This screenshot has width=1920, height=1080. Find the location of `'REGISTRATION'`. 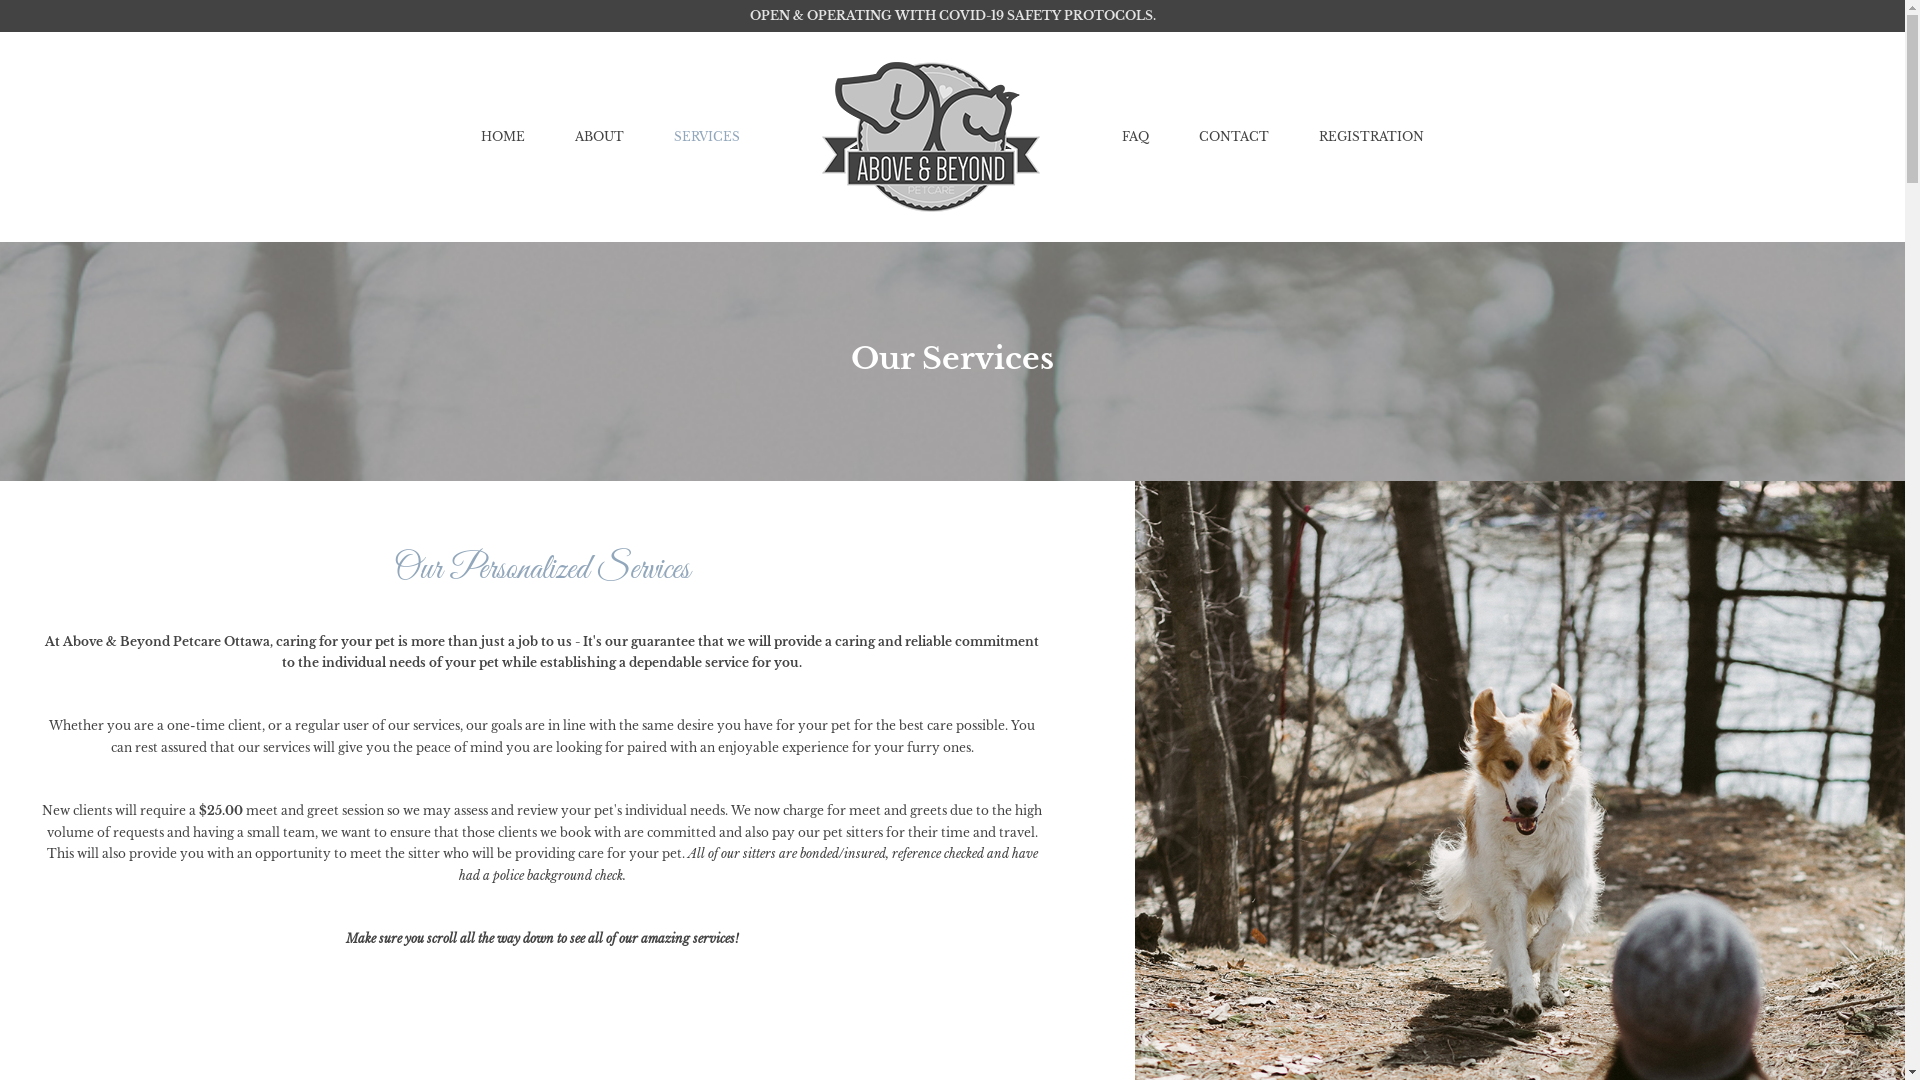

'REGISTRATION' is located at coordinates (1370, 135).